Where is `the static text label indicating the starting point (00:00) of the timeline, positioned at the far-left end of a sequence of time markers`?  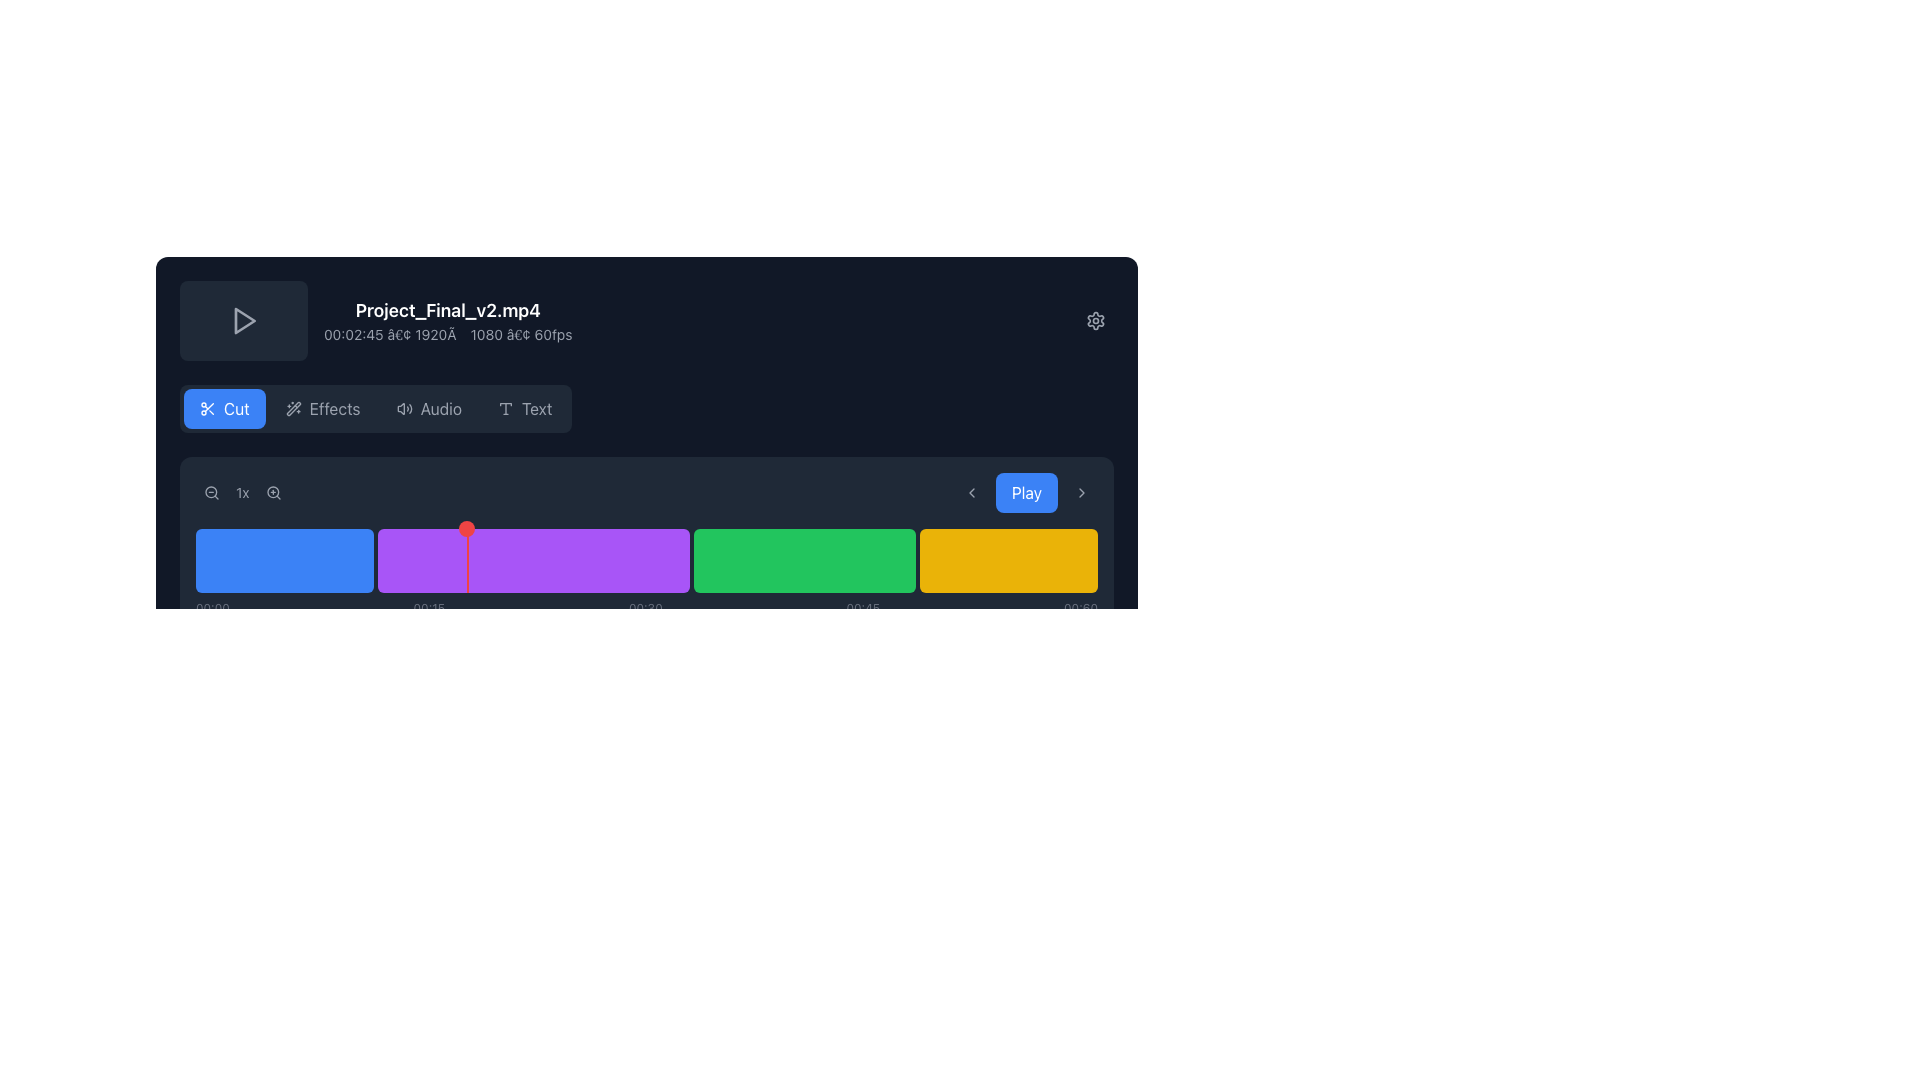 the static text label indicating the starting point (00:00) of the timeline, positioned at the far-left end of a sequence of time markers is located at coordinates (212, 608).